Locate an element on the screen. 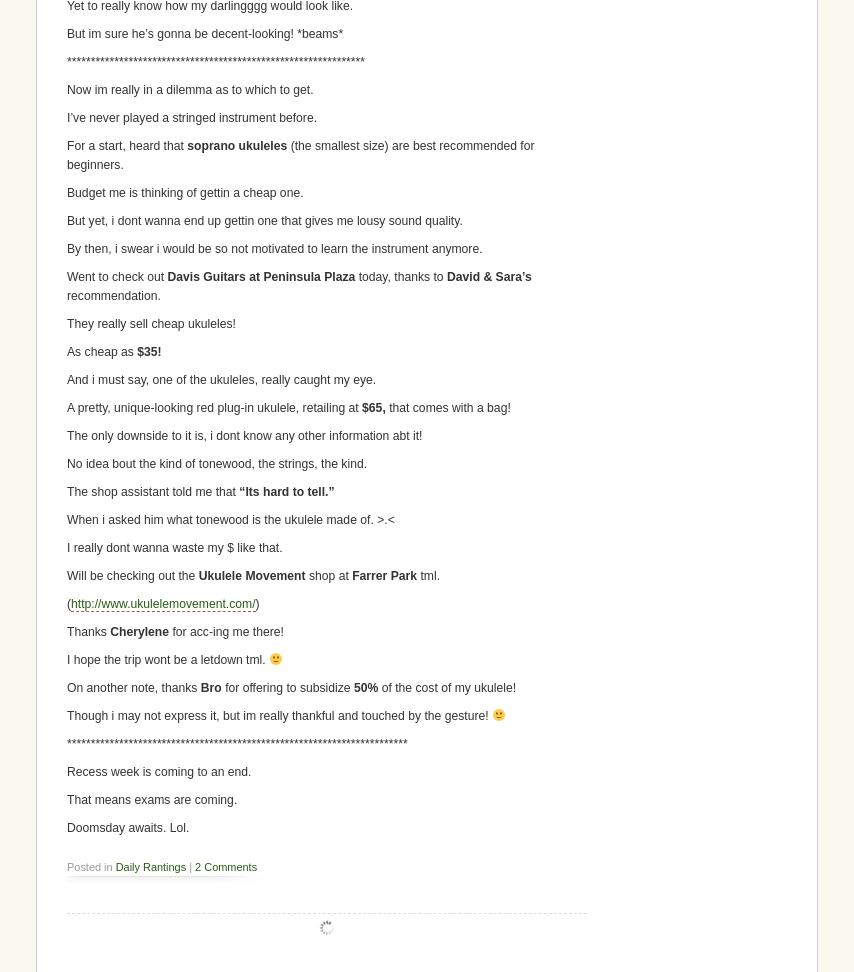 Image resolution: width=854 pixels, height=972 pixels. 'recommendation.' is located at coordinates (113, 295).